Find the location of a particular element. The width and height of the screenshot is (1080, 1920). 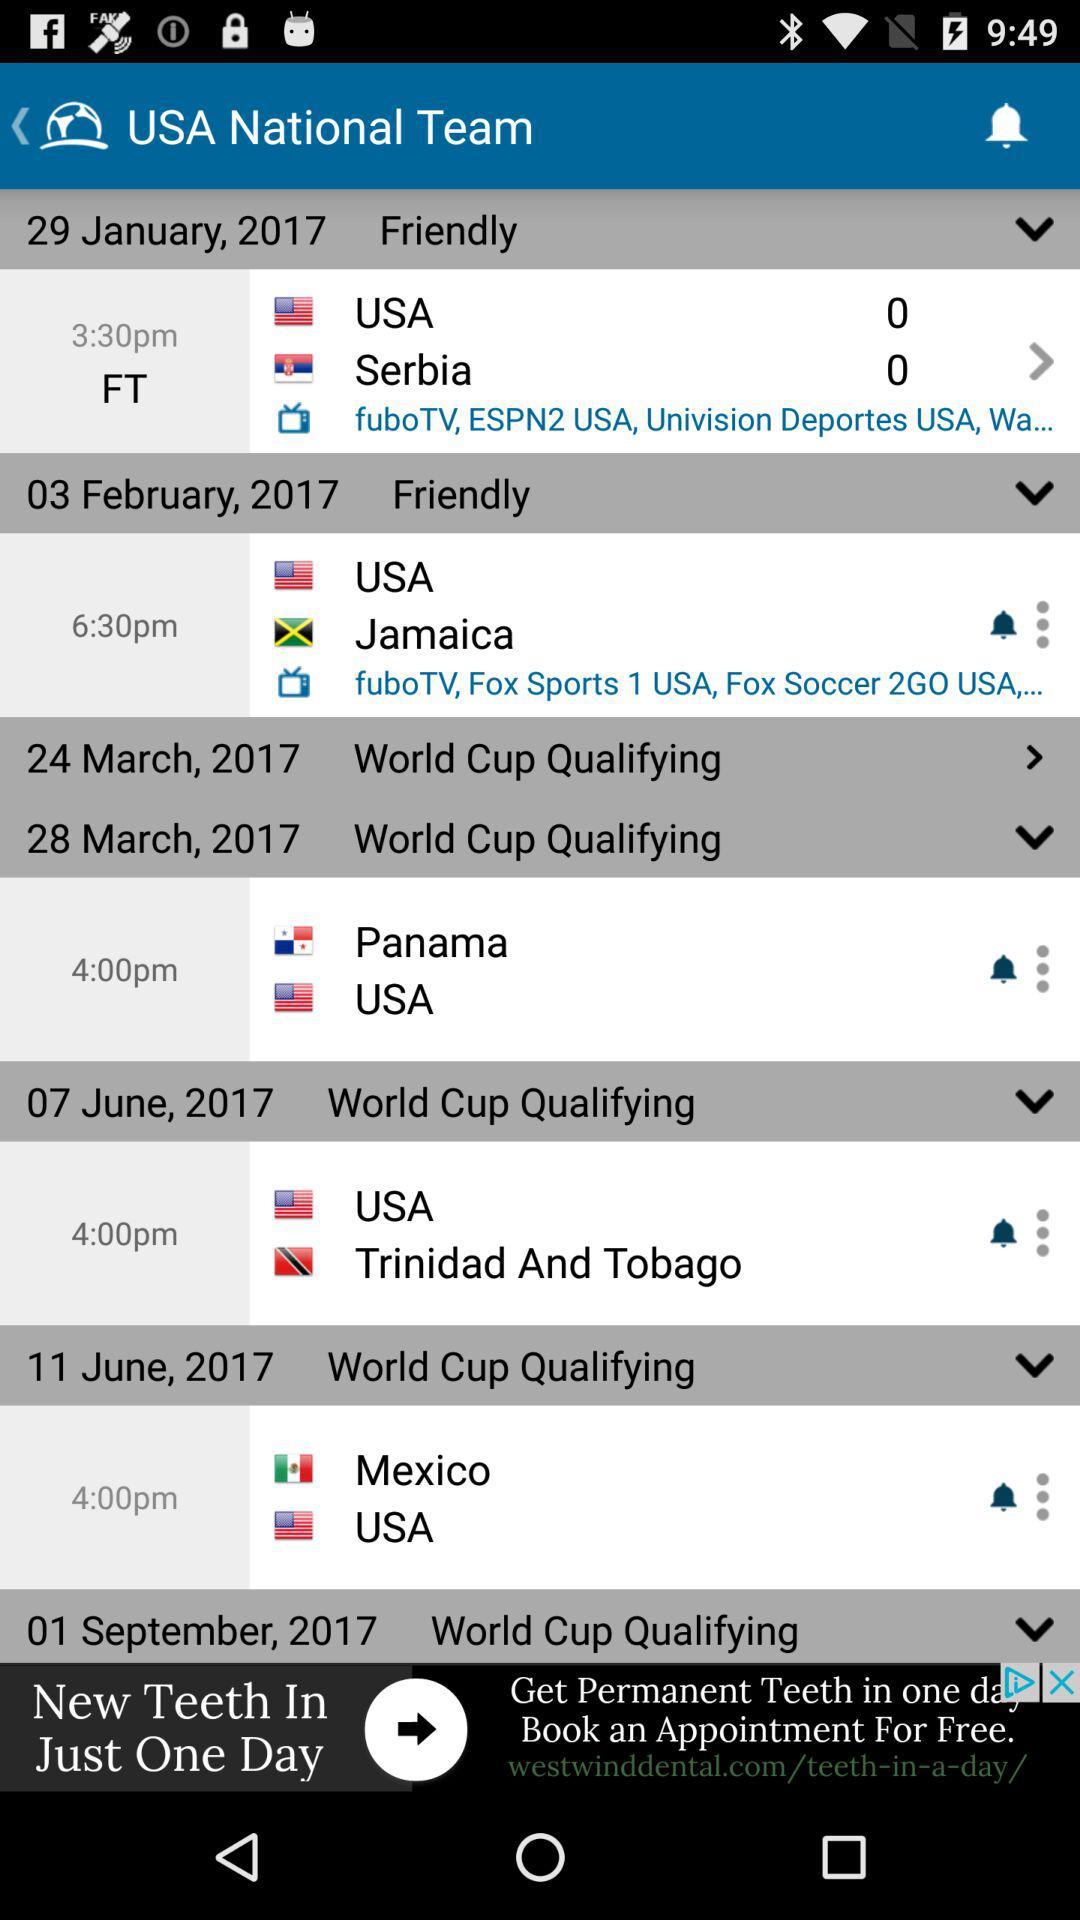

enable or disable notification is located at coordinates (1035, 1497).